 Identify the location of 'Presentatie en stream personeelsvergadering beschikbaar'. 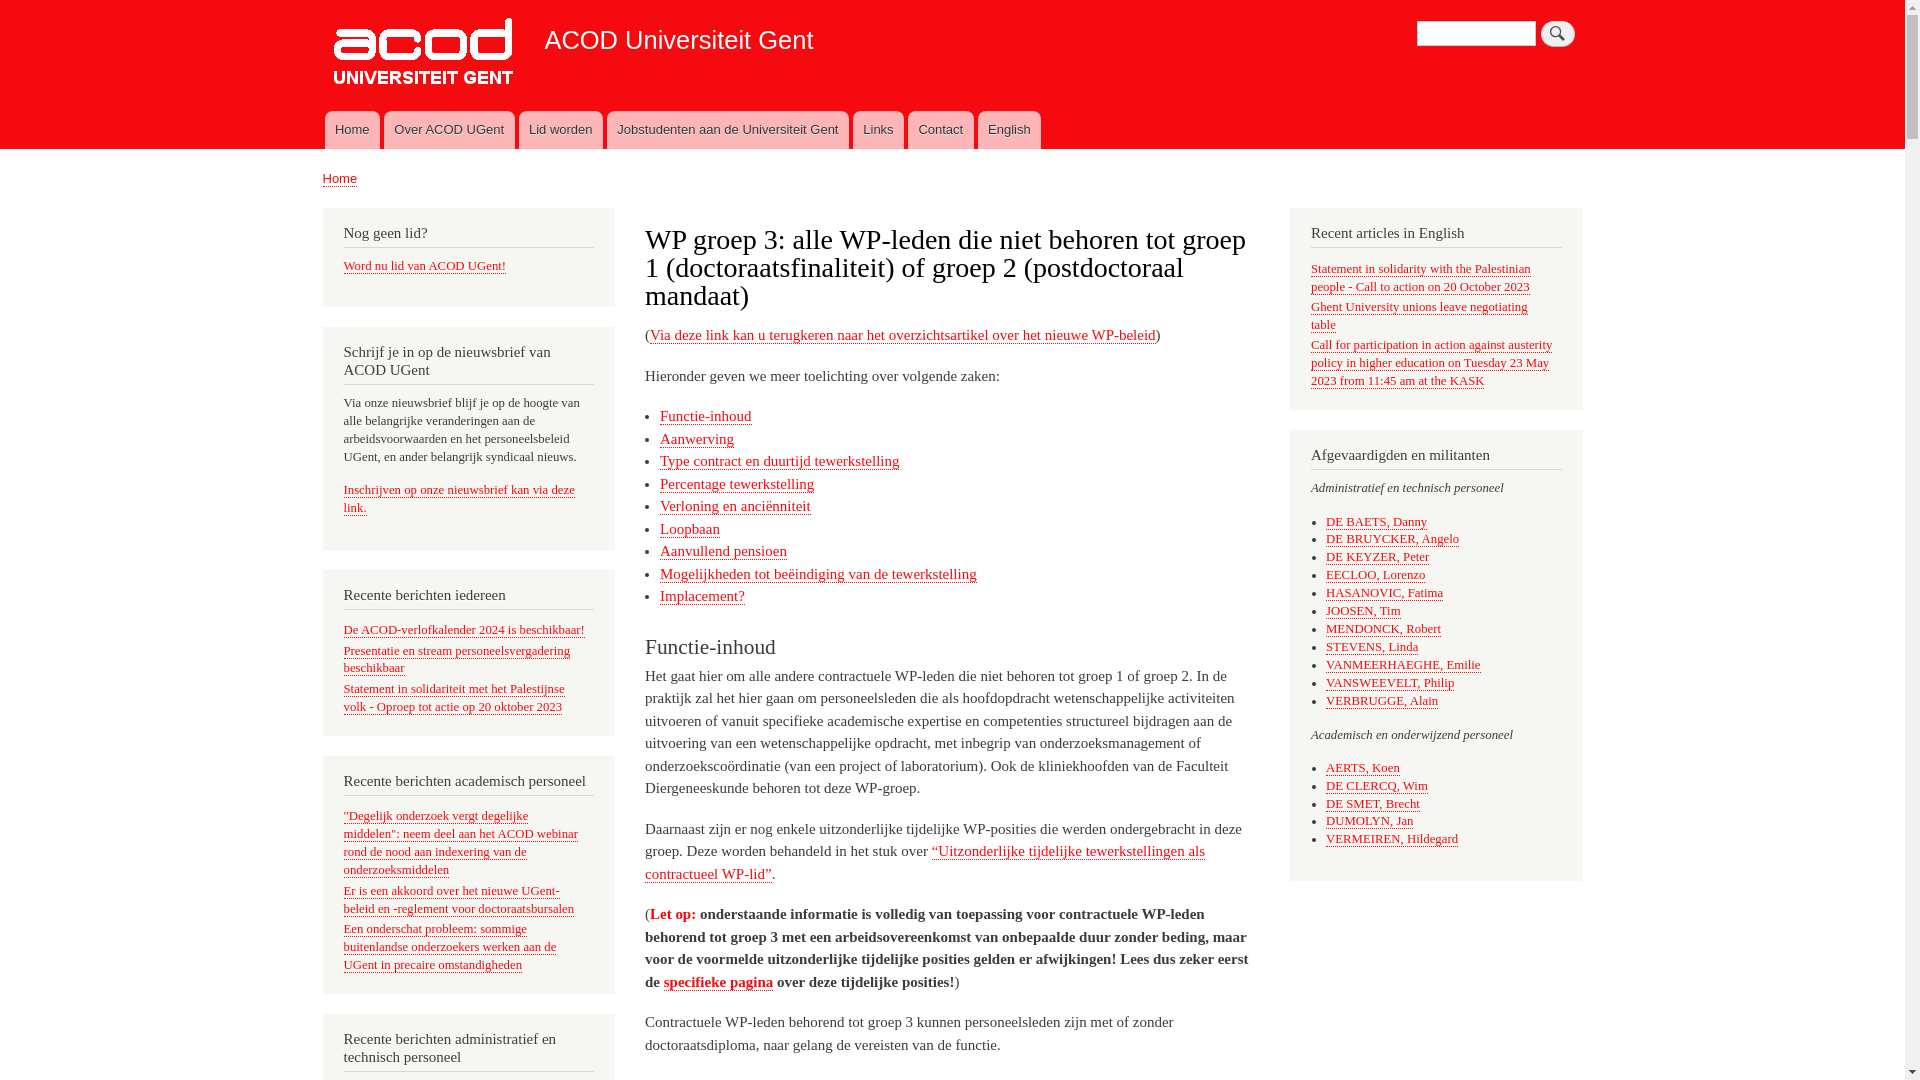
(456, 660).